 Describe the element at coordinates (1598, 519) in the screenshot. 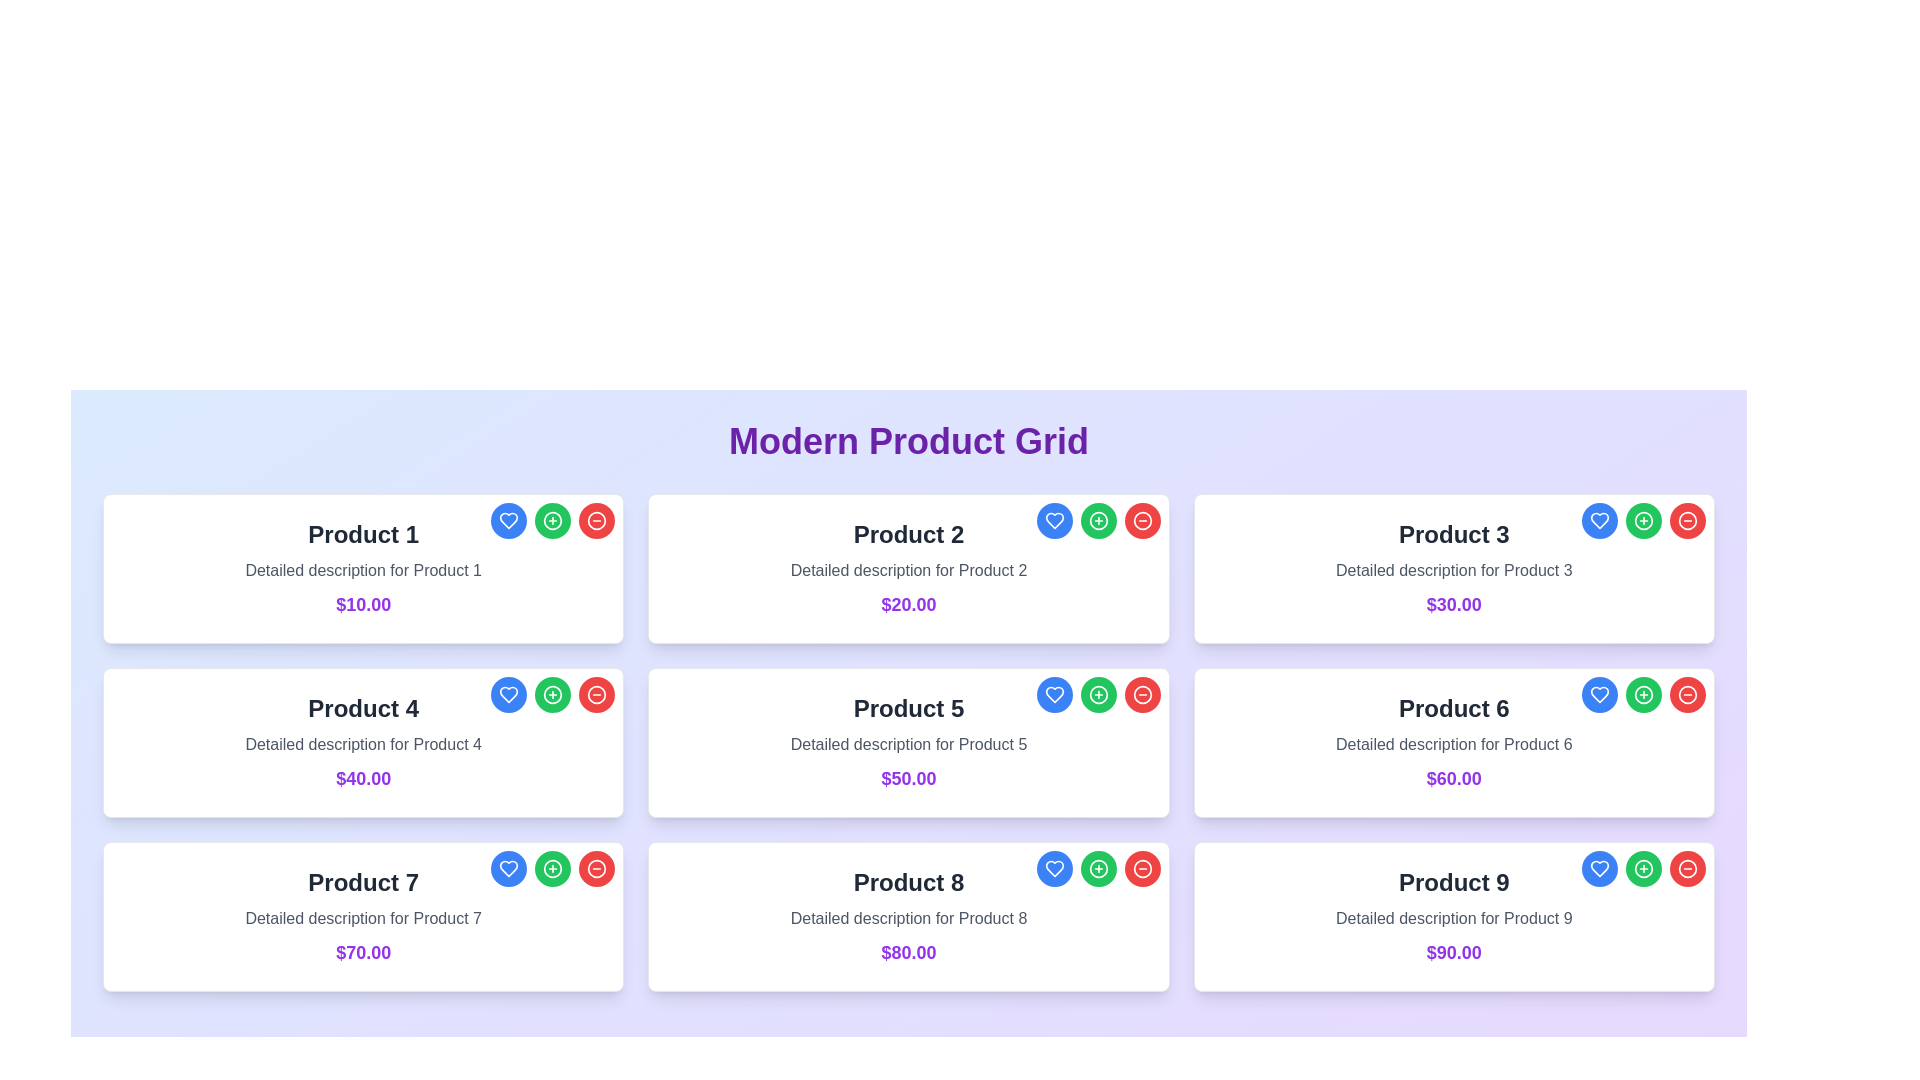

I see `the 'like' icon located in the top-right corner of the 'Product 3' card` at that location.